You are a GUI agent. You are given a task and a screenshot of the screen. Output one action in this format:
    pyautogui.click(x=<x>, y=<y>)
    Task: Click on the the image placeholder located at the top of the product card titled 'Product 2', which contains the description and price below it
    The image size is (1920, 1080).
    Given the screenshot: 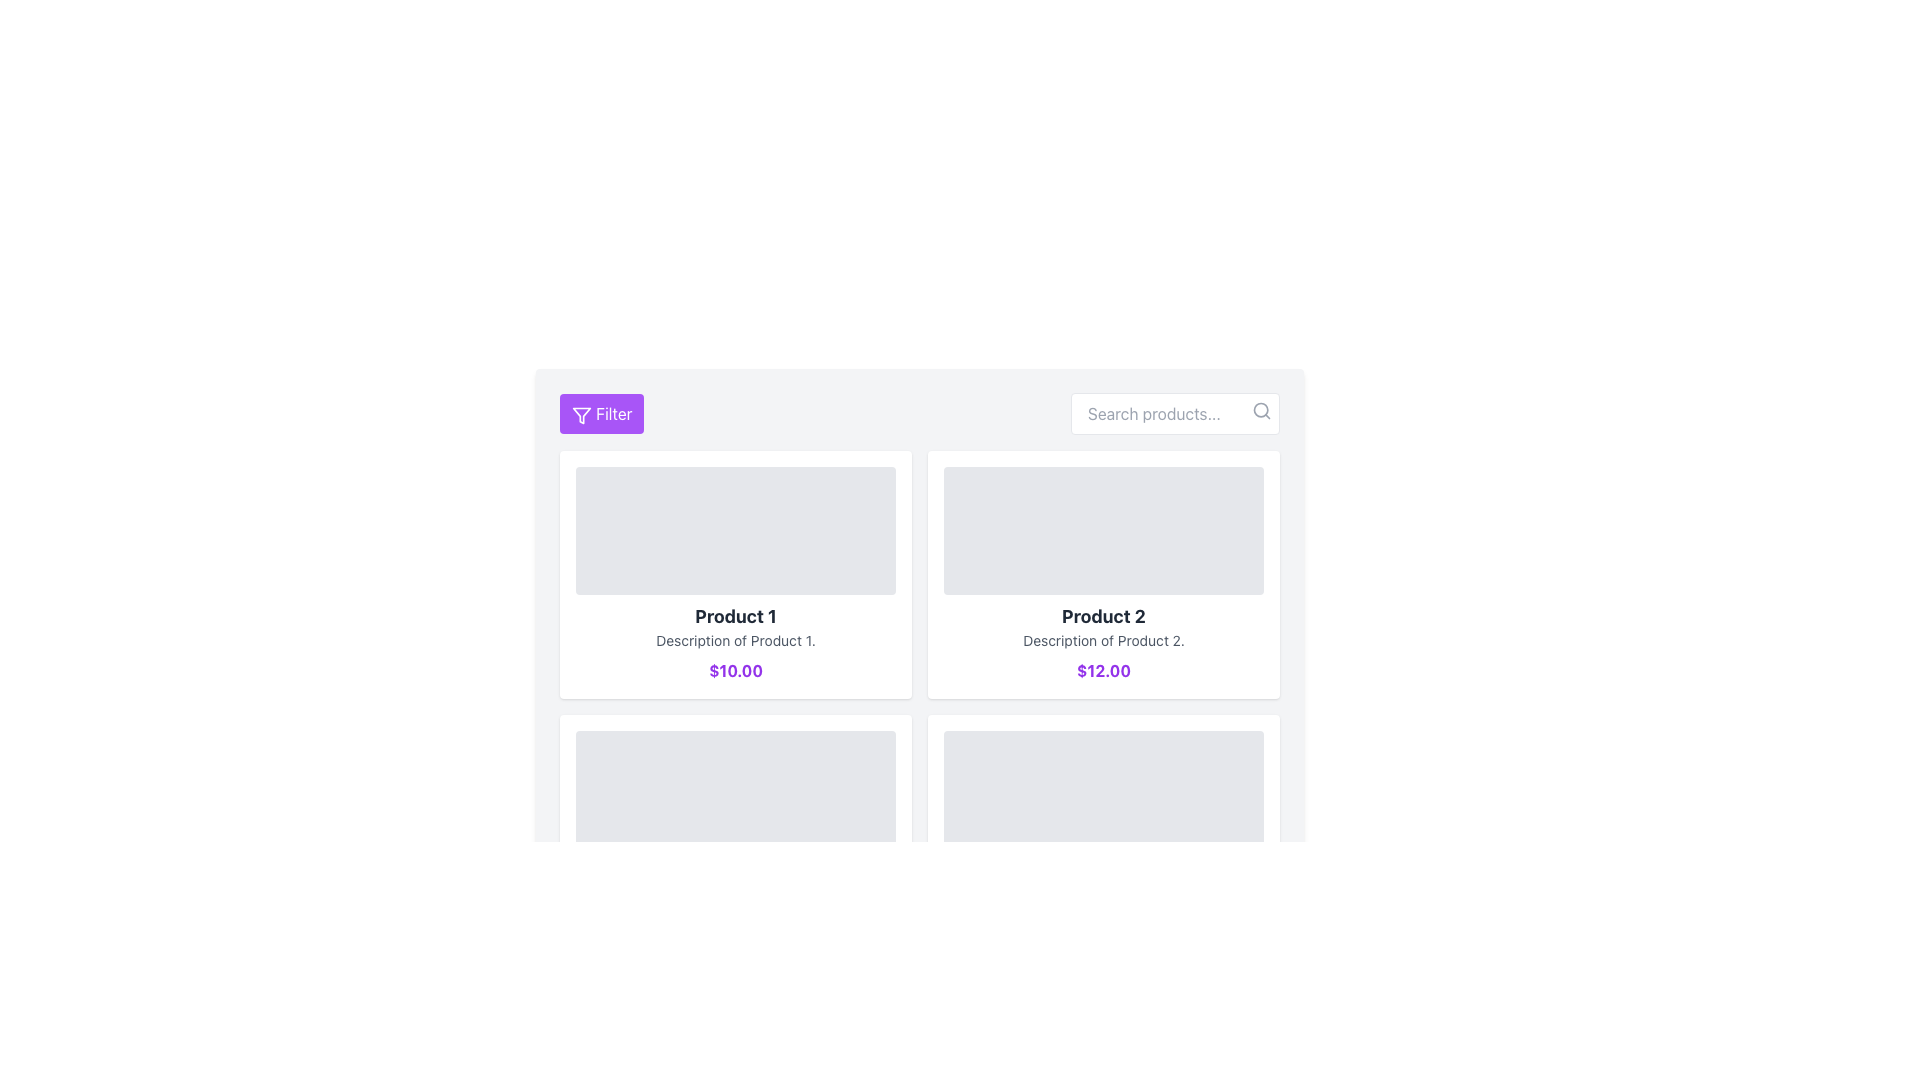 What is the action you would take?
    pyautogui.click(x=1103, y=530)
    